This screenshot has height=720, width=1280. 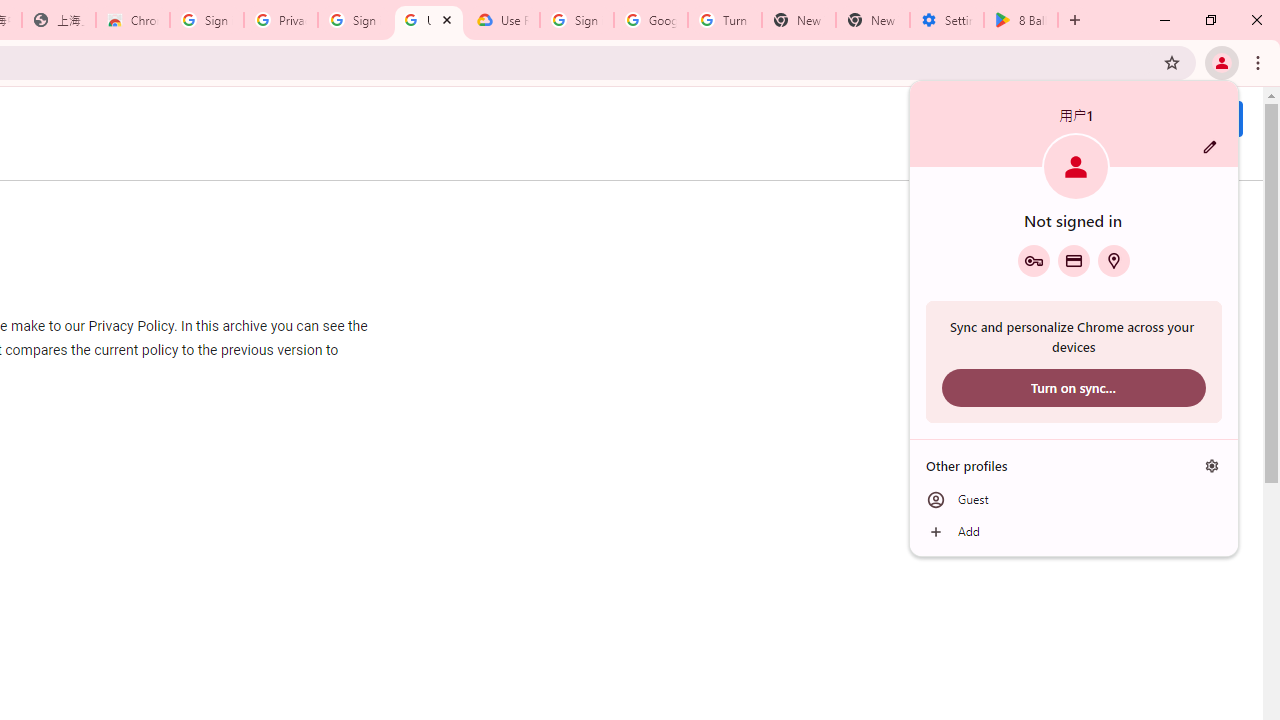 I want to click on 'Turn cookies on or off - Computer - Google Account Help', so click(x=723, y=20).